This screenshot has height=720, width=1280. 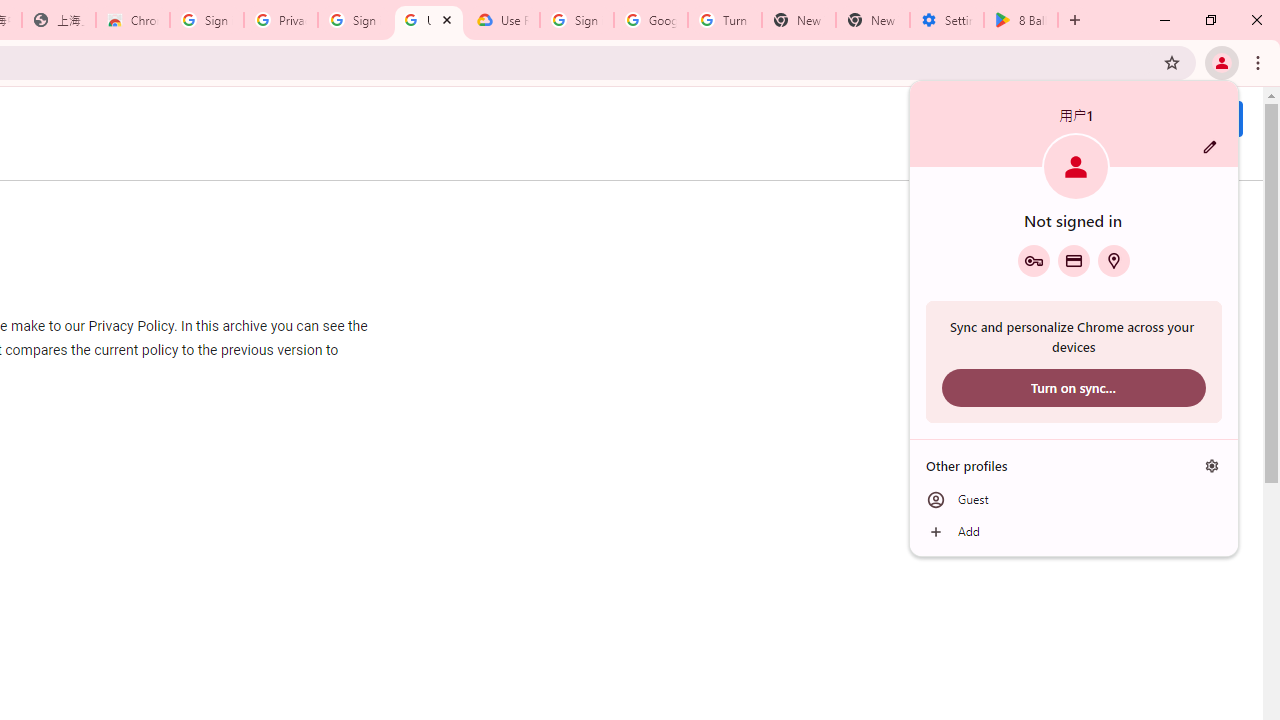 I want to click on 'Turn cookies on or off - Computer - Google Account Help', so click(x=723, y=20).